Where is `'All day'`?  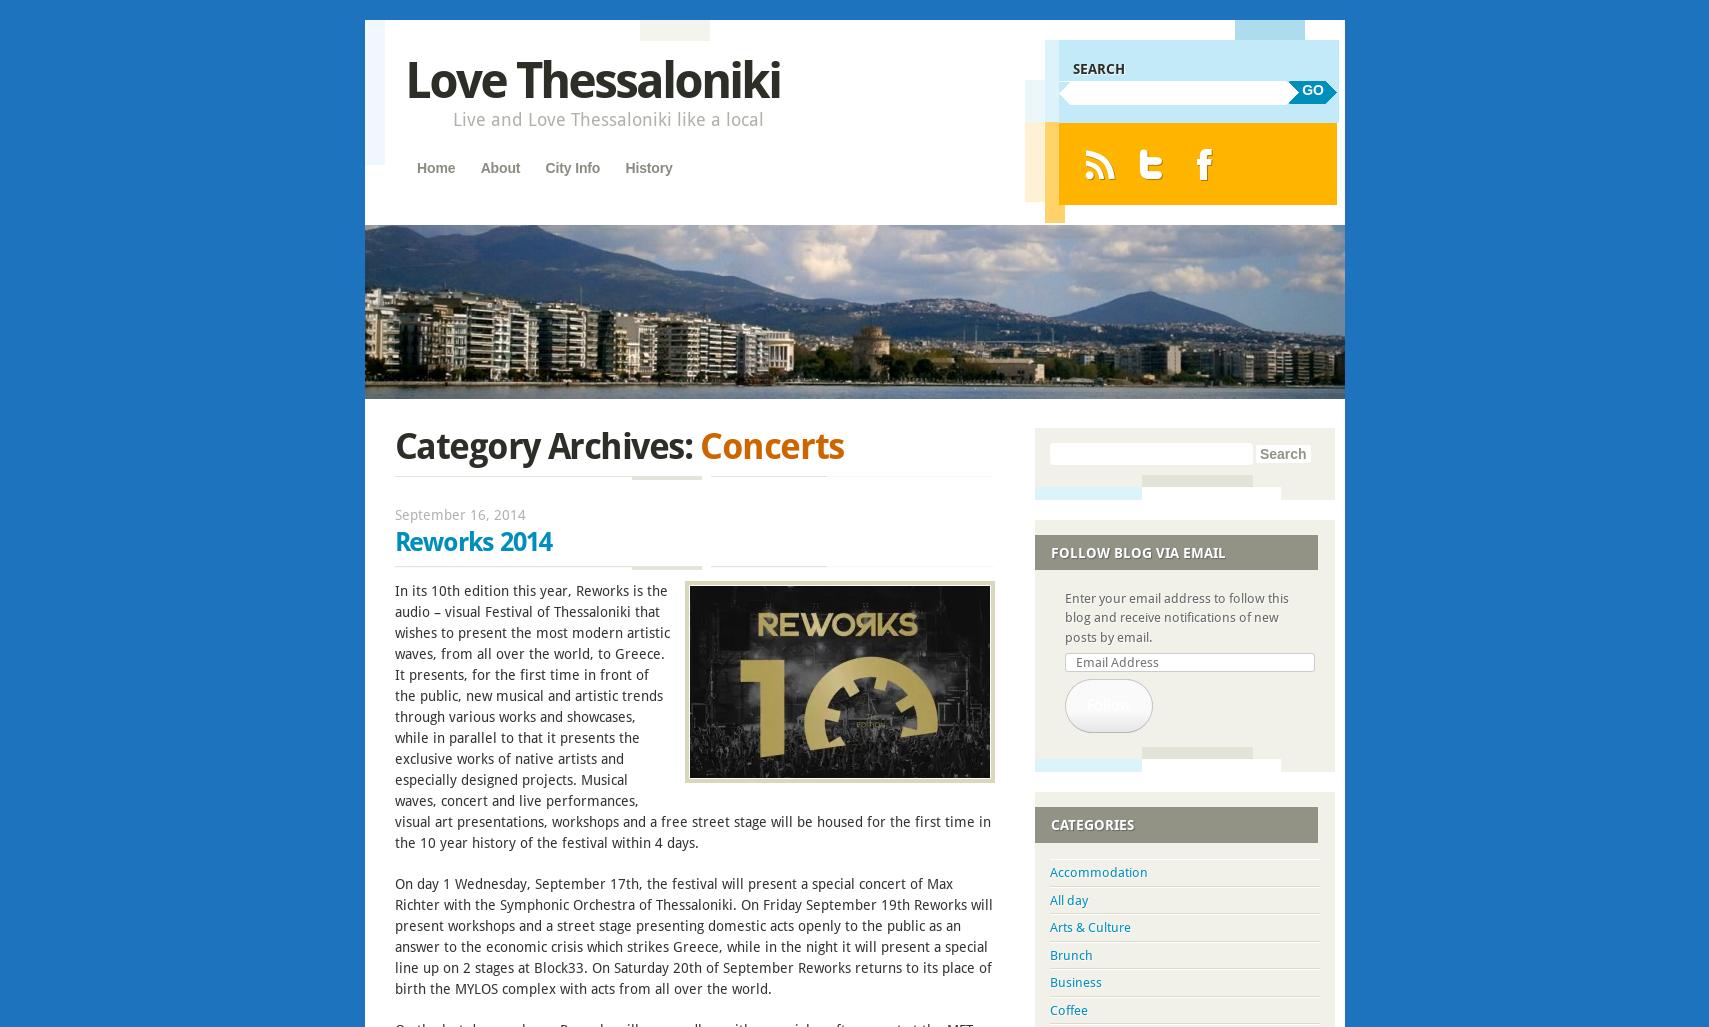 'All day' is located at coordinates (1067, 898).